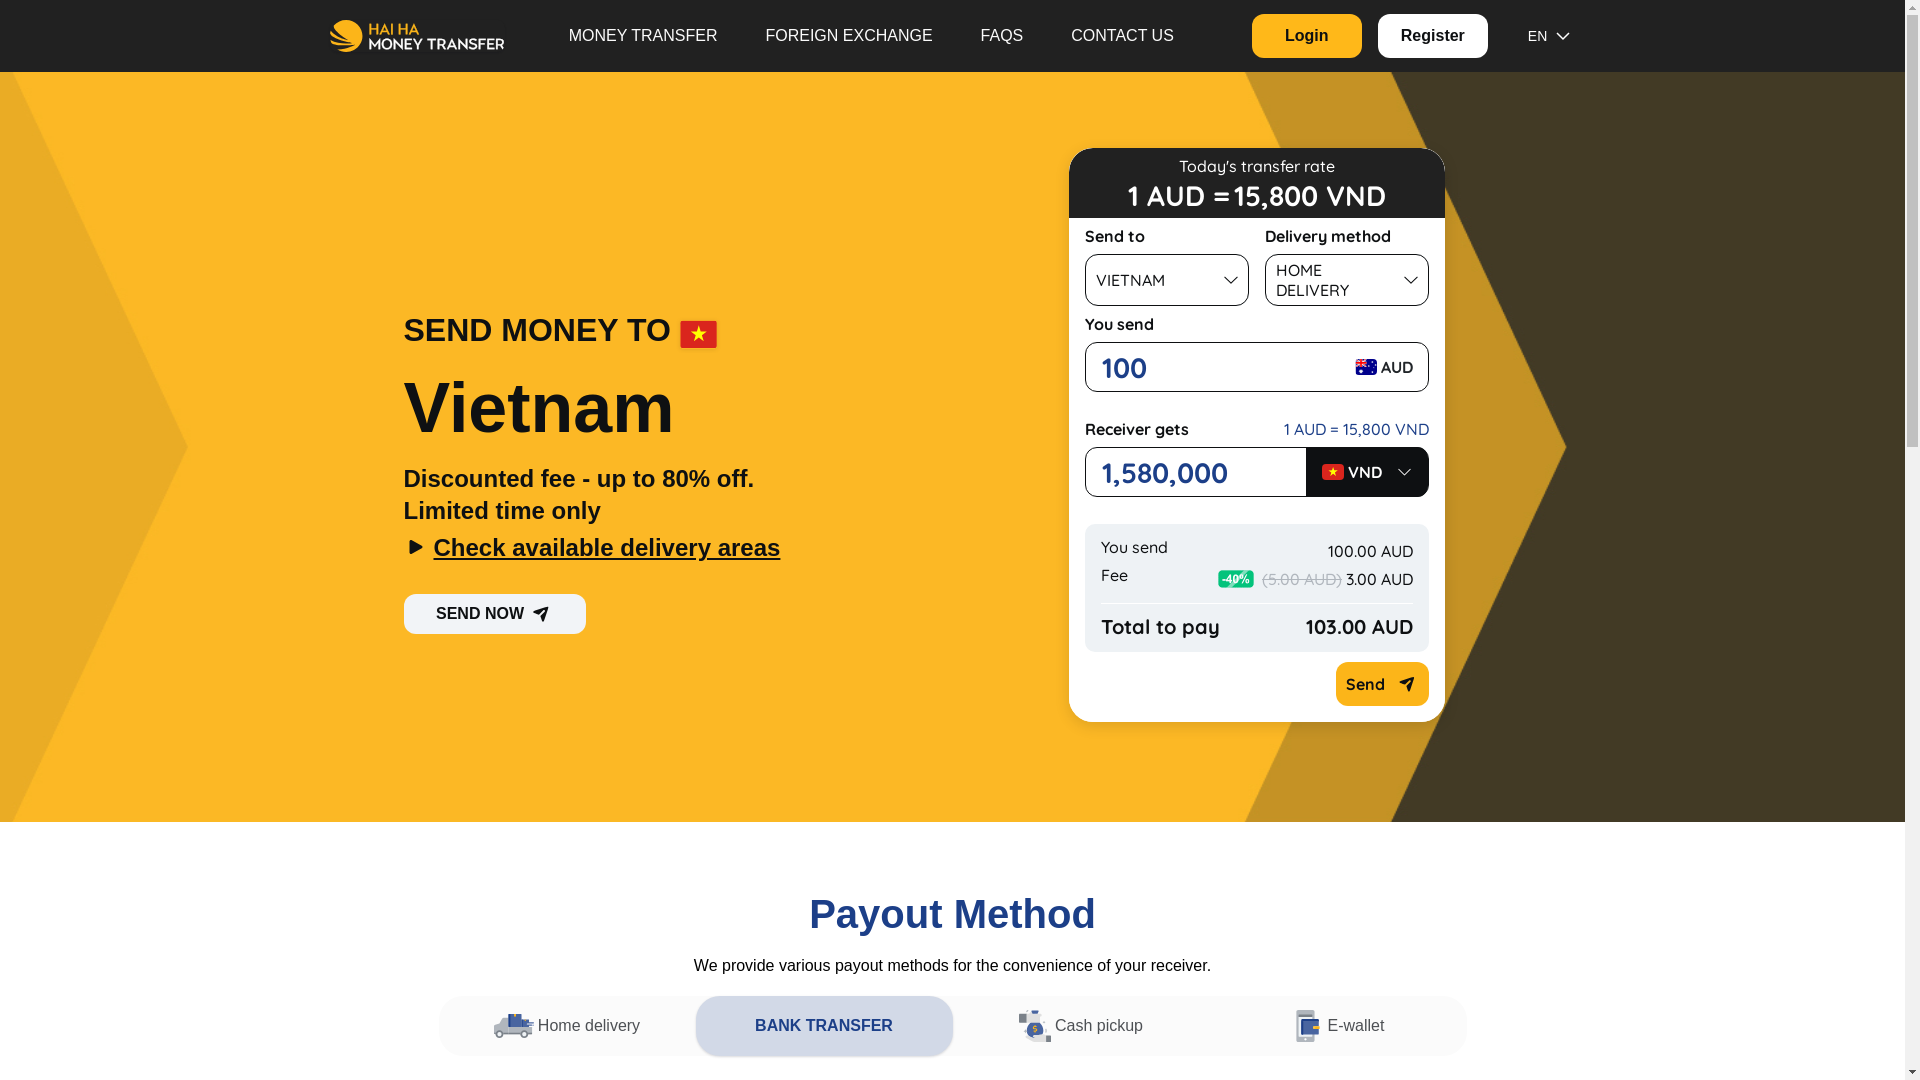 The height and width of the screenshot is (1080, 1920). What do you see at coordinates (658, 547) in the screenshot?
I see `'Check available delivery areas'` at bounding box center [658, 547].